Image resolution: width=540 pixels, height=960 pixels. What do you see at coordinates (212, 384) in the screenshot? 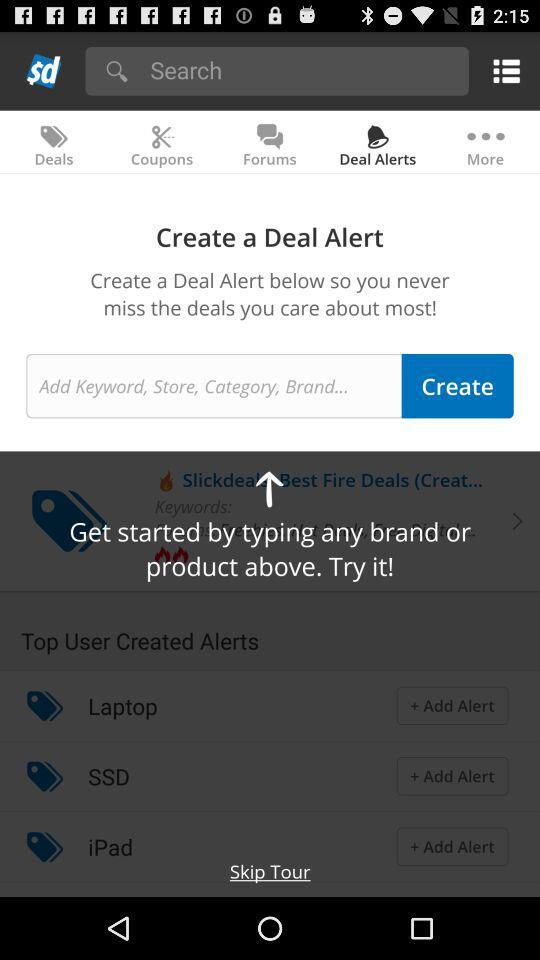
I see `make alert name` at bounding box center [212, 384].